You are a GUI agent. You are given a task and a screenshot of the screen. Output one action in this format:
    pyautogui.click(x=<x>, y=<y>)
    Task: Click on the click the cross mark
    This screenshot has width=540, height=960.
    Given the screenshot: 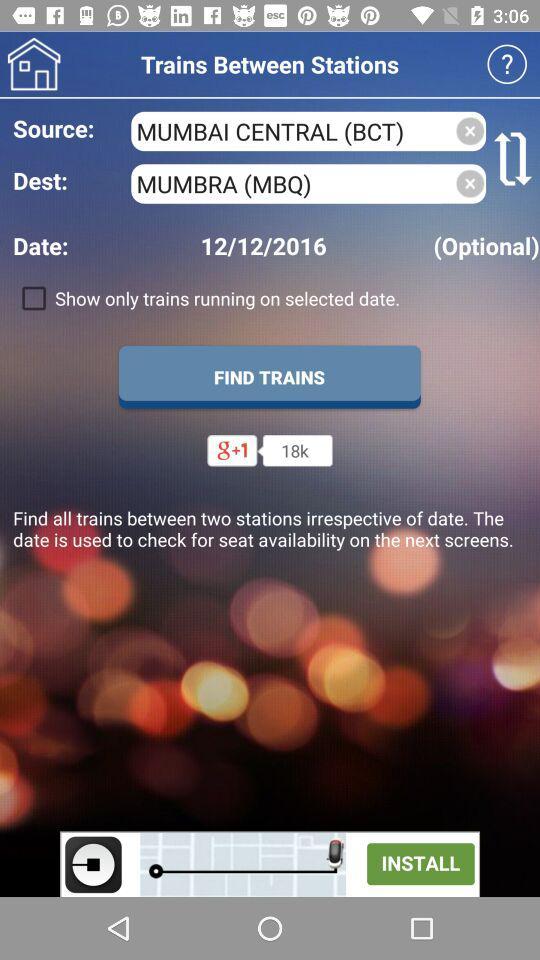 What is the action you would take?
    pyautogui.click(x=470, y=130)
    